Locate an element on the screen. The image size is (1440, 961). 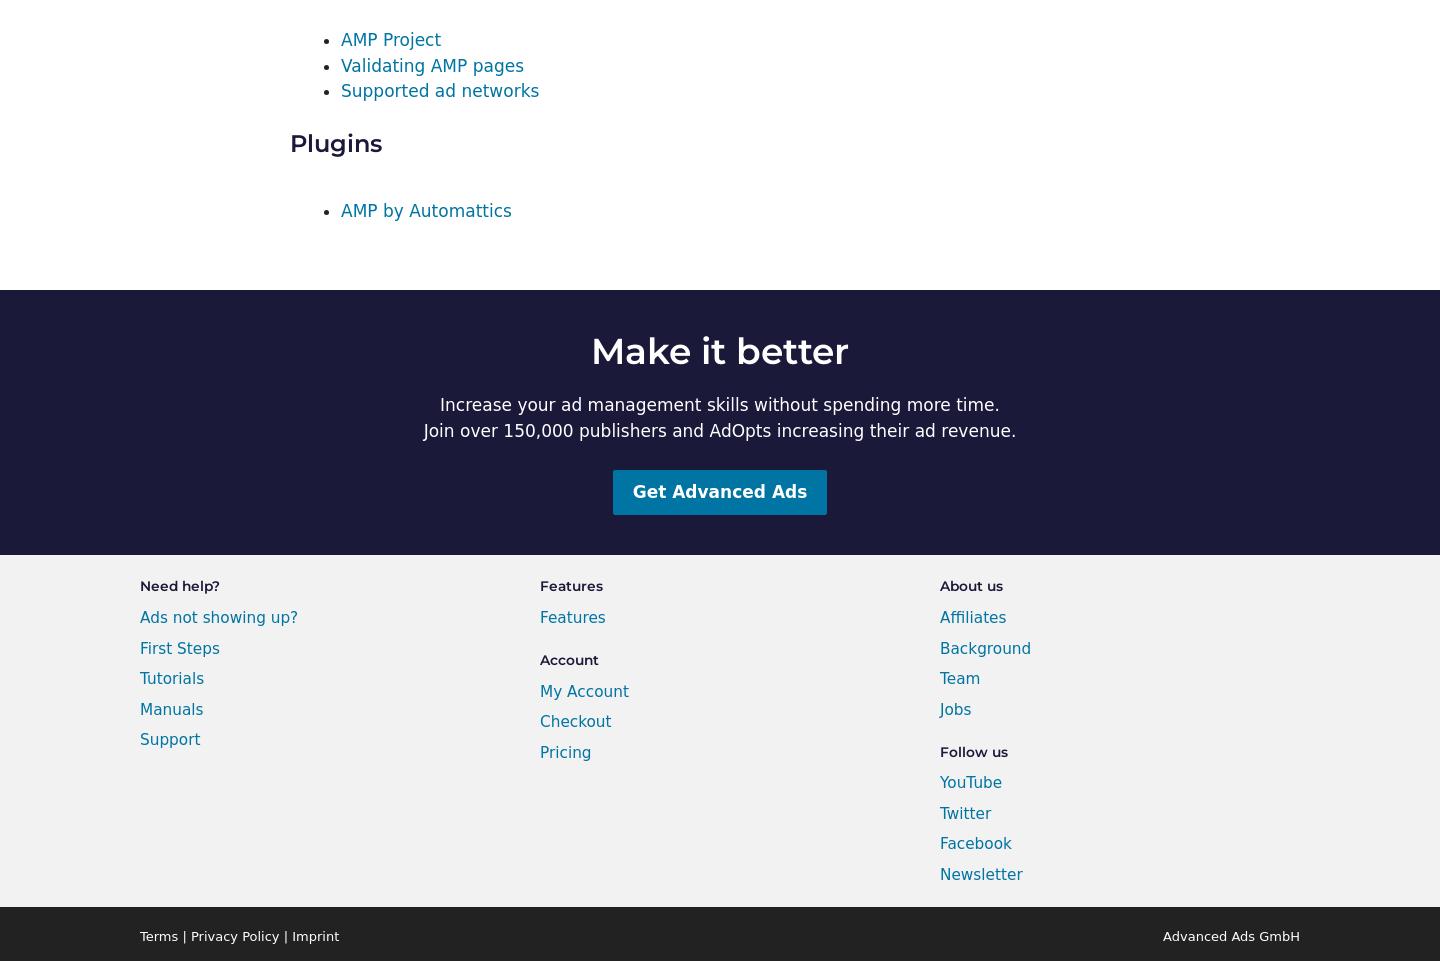
'Team' is located at coordinates (960, 678).